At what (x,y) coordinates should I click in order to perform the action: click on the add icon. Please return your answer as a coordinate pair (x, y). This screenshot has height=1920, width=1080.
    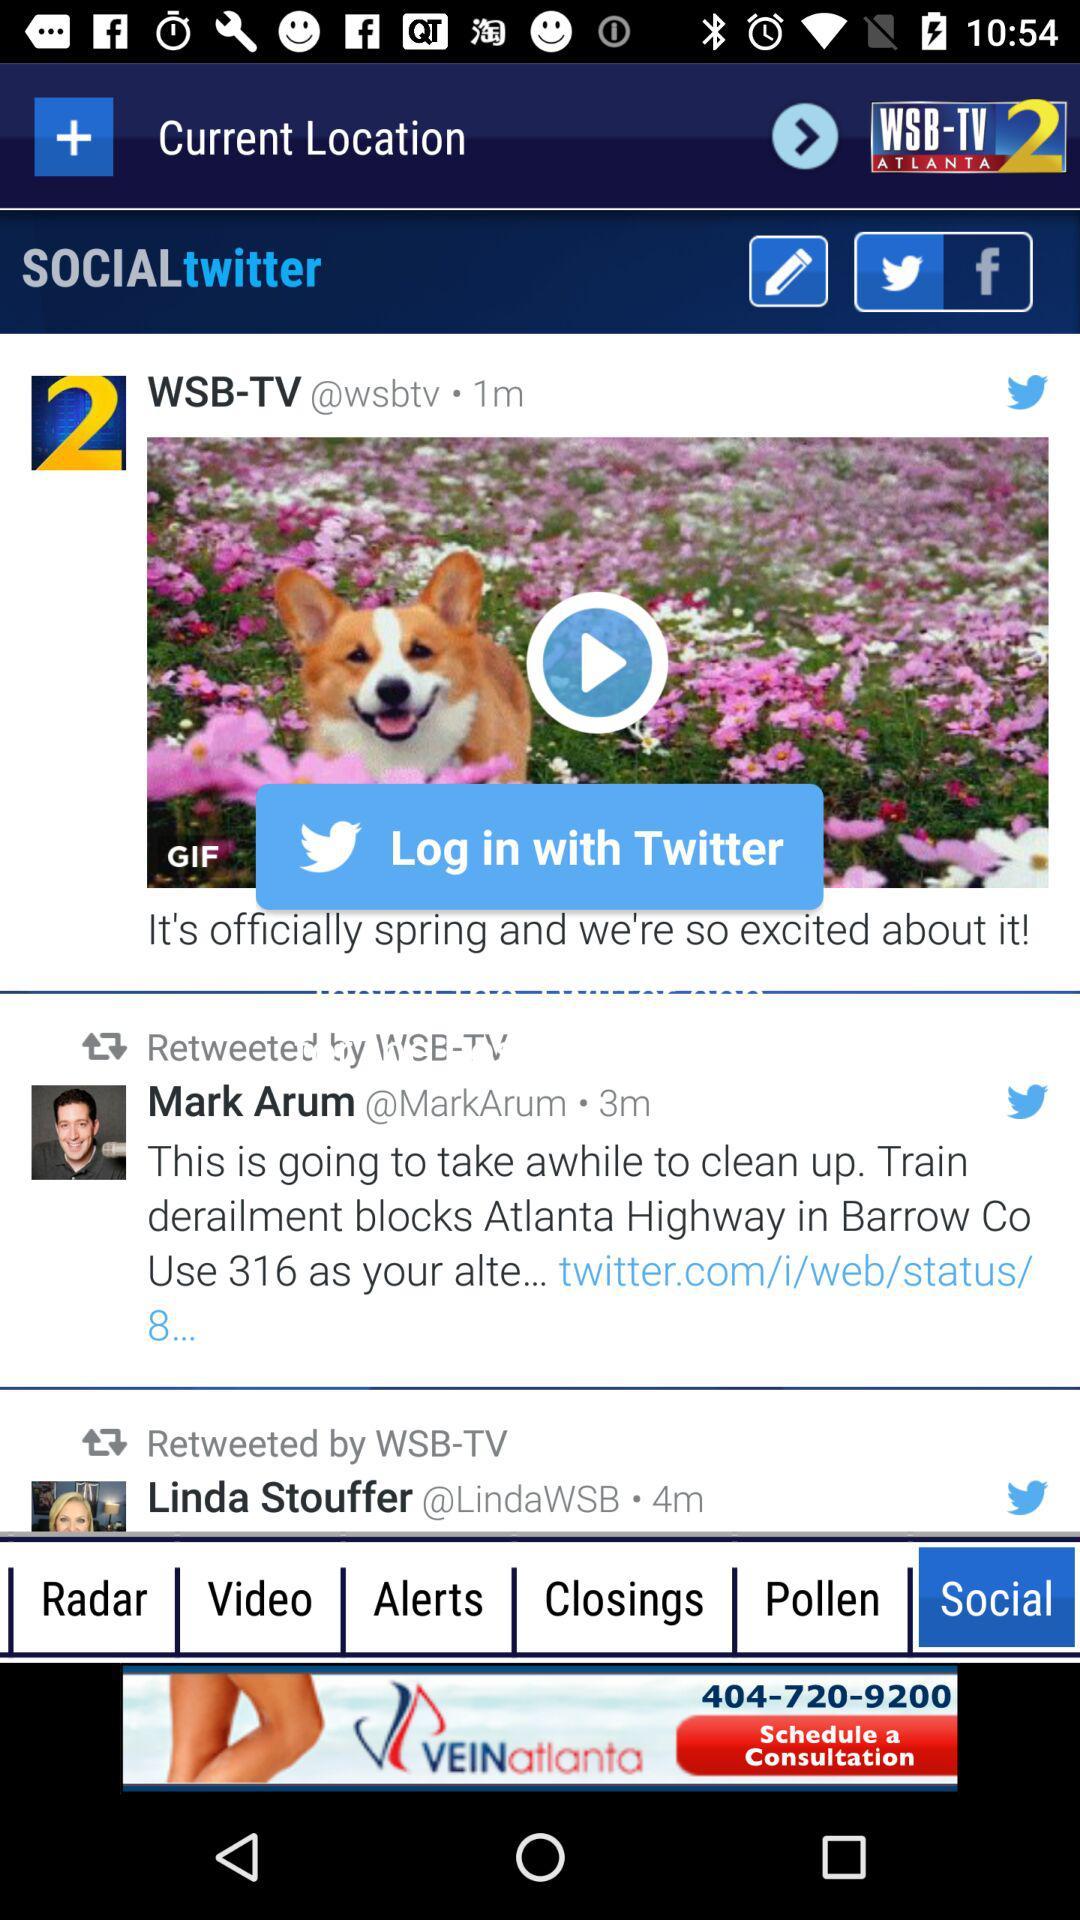
    Looking at the image, I should click on (72, 135).